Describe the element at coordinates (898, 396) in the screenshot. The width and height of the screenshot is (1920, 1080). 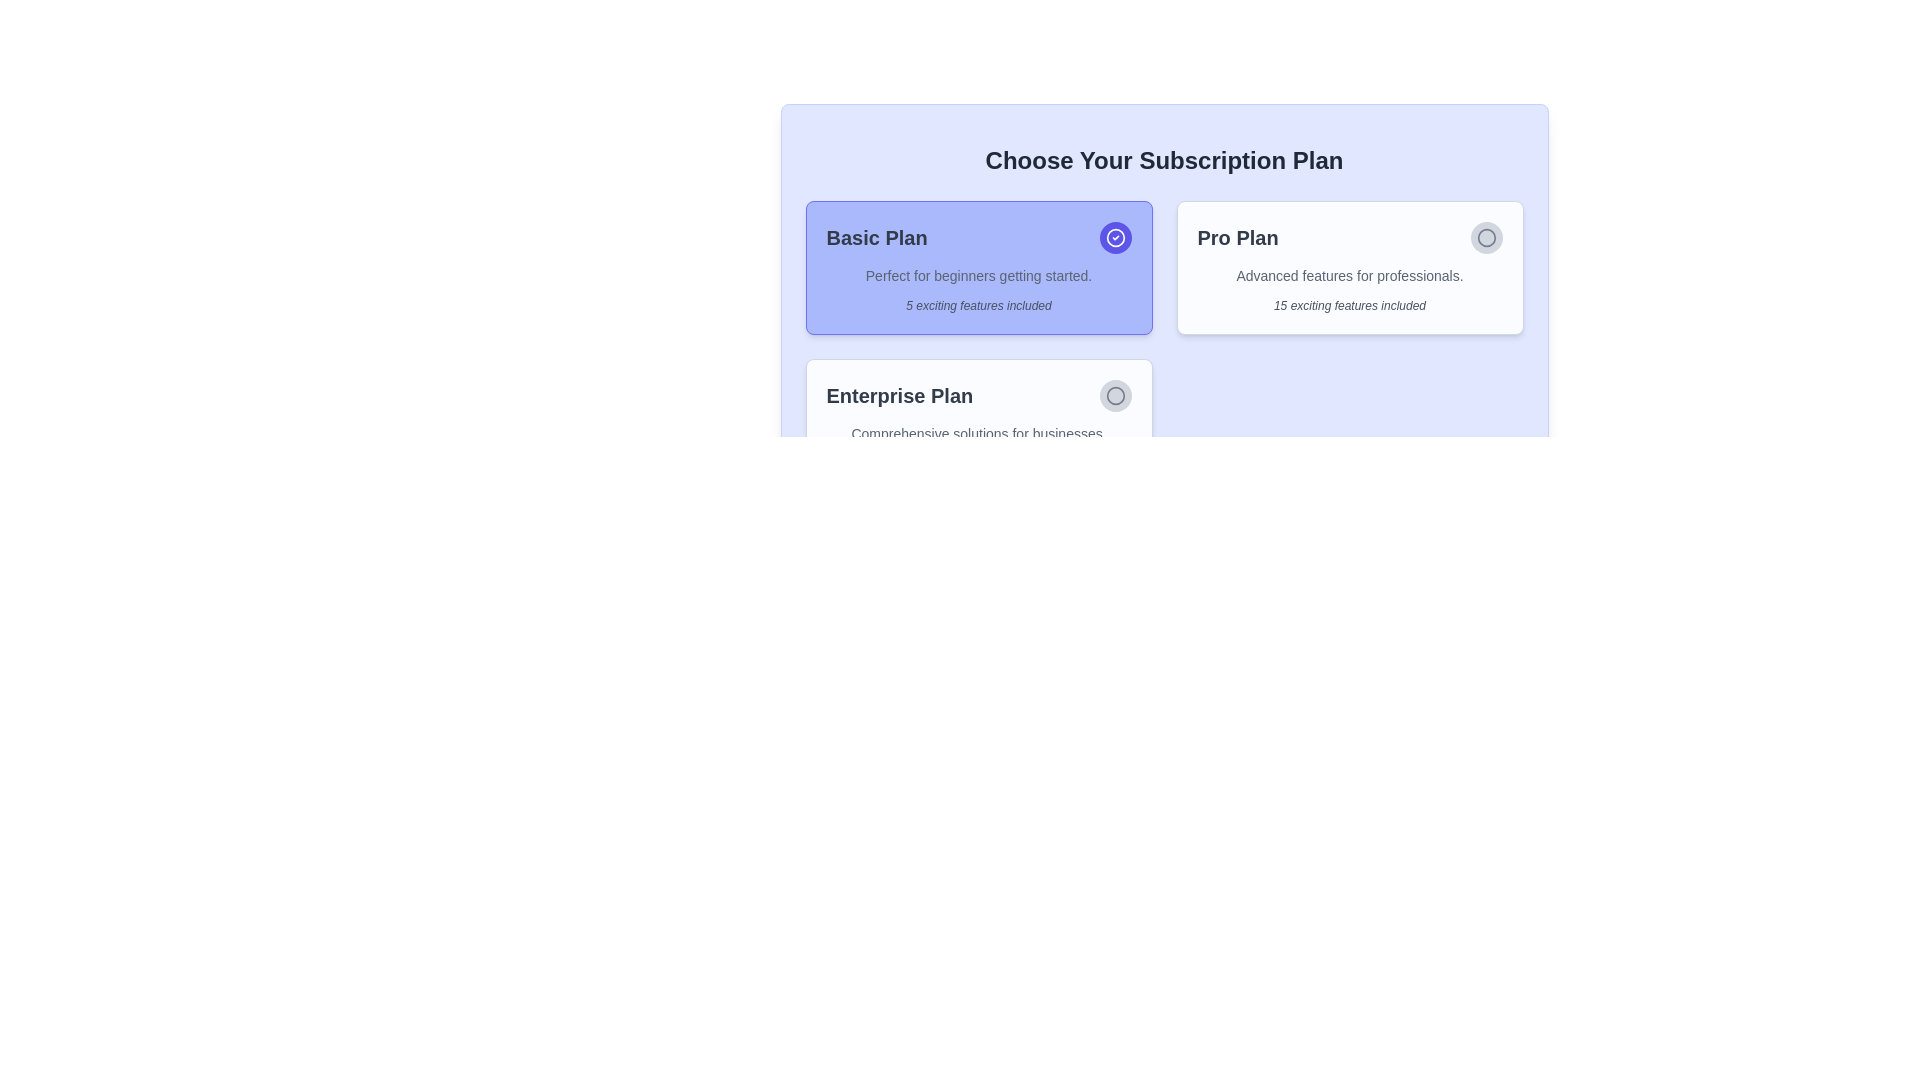
I see `the bold text label displaying 'Enterprise Plan', which is located at the top-left corner of the subscription plan card` at that location.